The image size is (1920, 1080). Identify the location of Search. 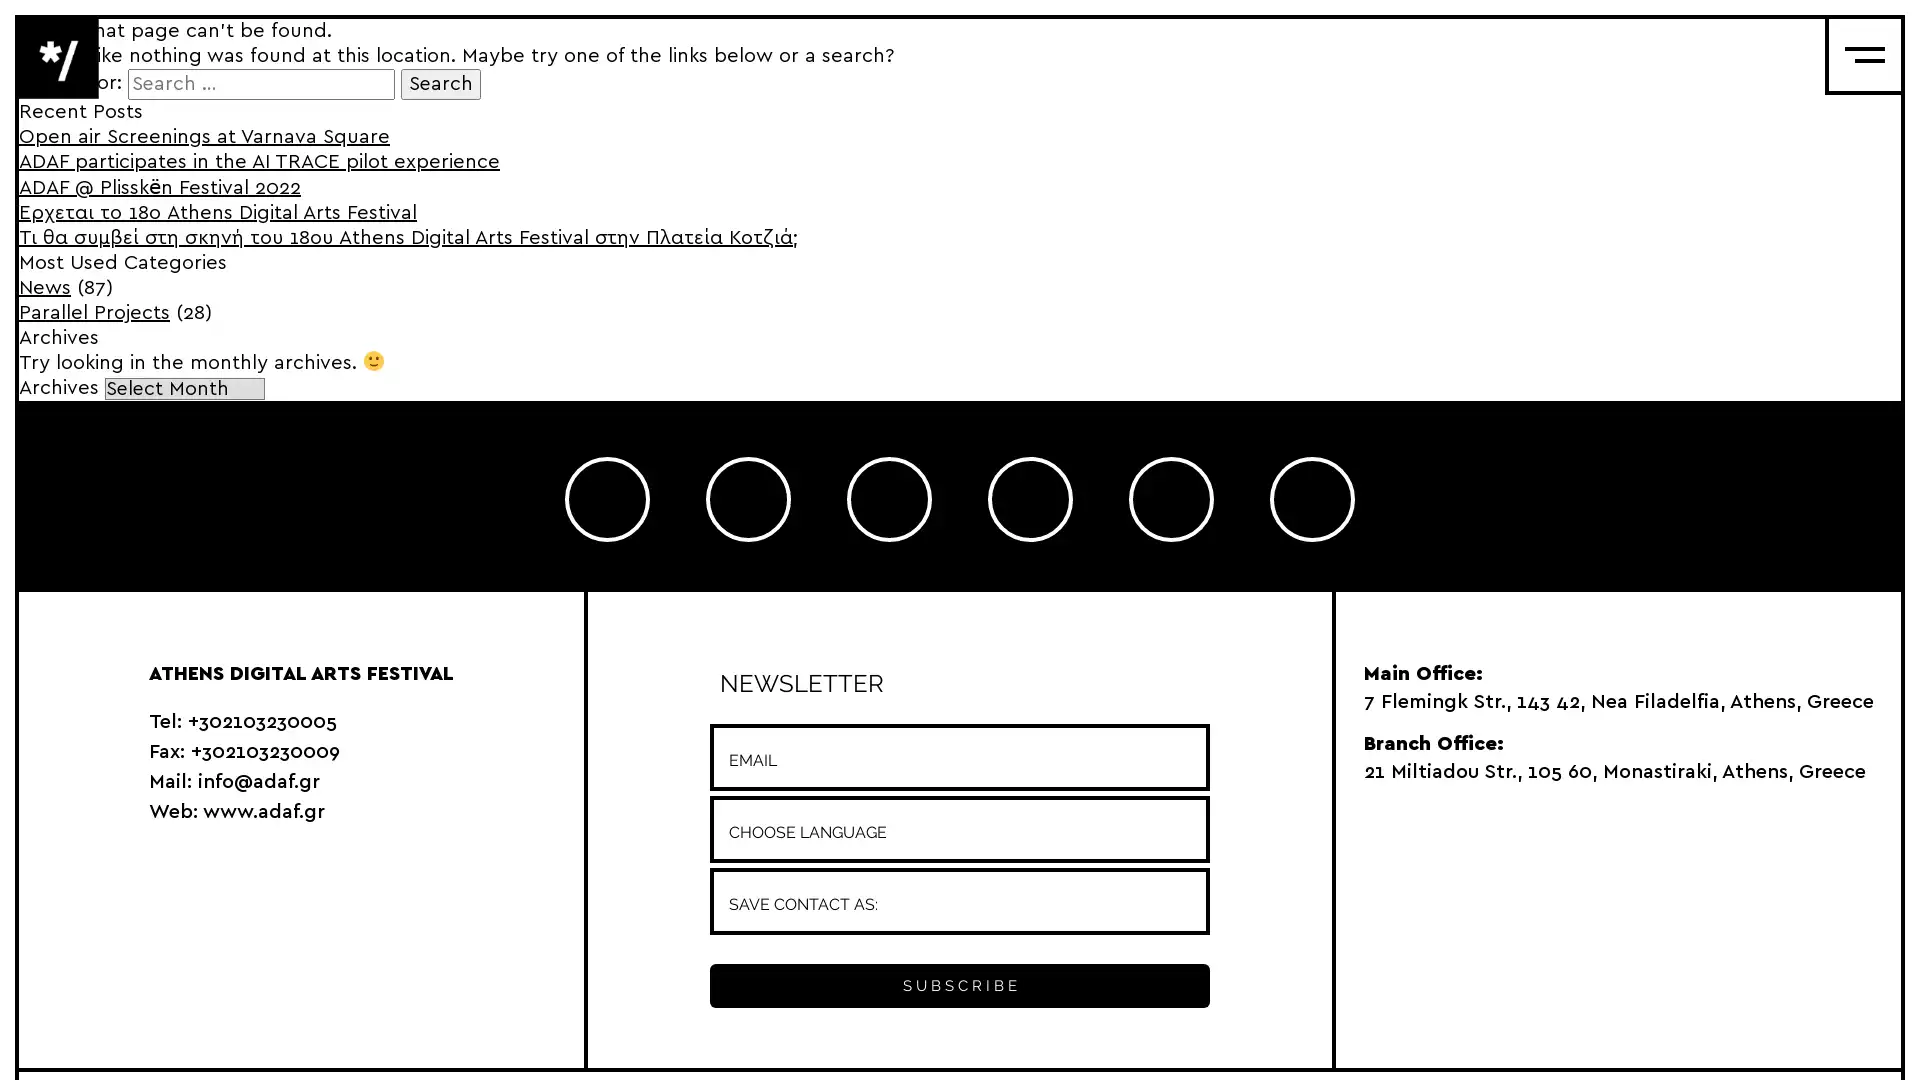
(440, 83).